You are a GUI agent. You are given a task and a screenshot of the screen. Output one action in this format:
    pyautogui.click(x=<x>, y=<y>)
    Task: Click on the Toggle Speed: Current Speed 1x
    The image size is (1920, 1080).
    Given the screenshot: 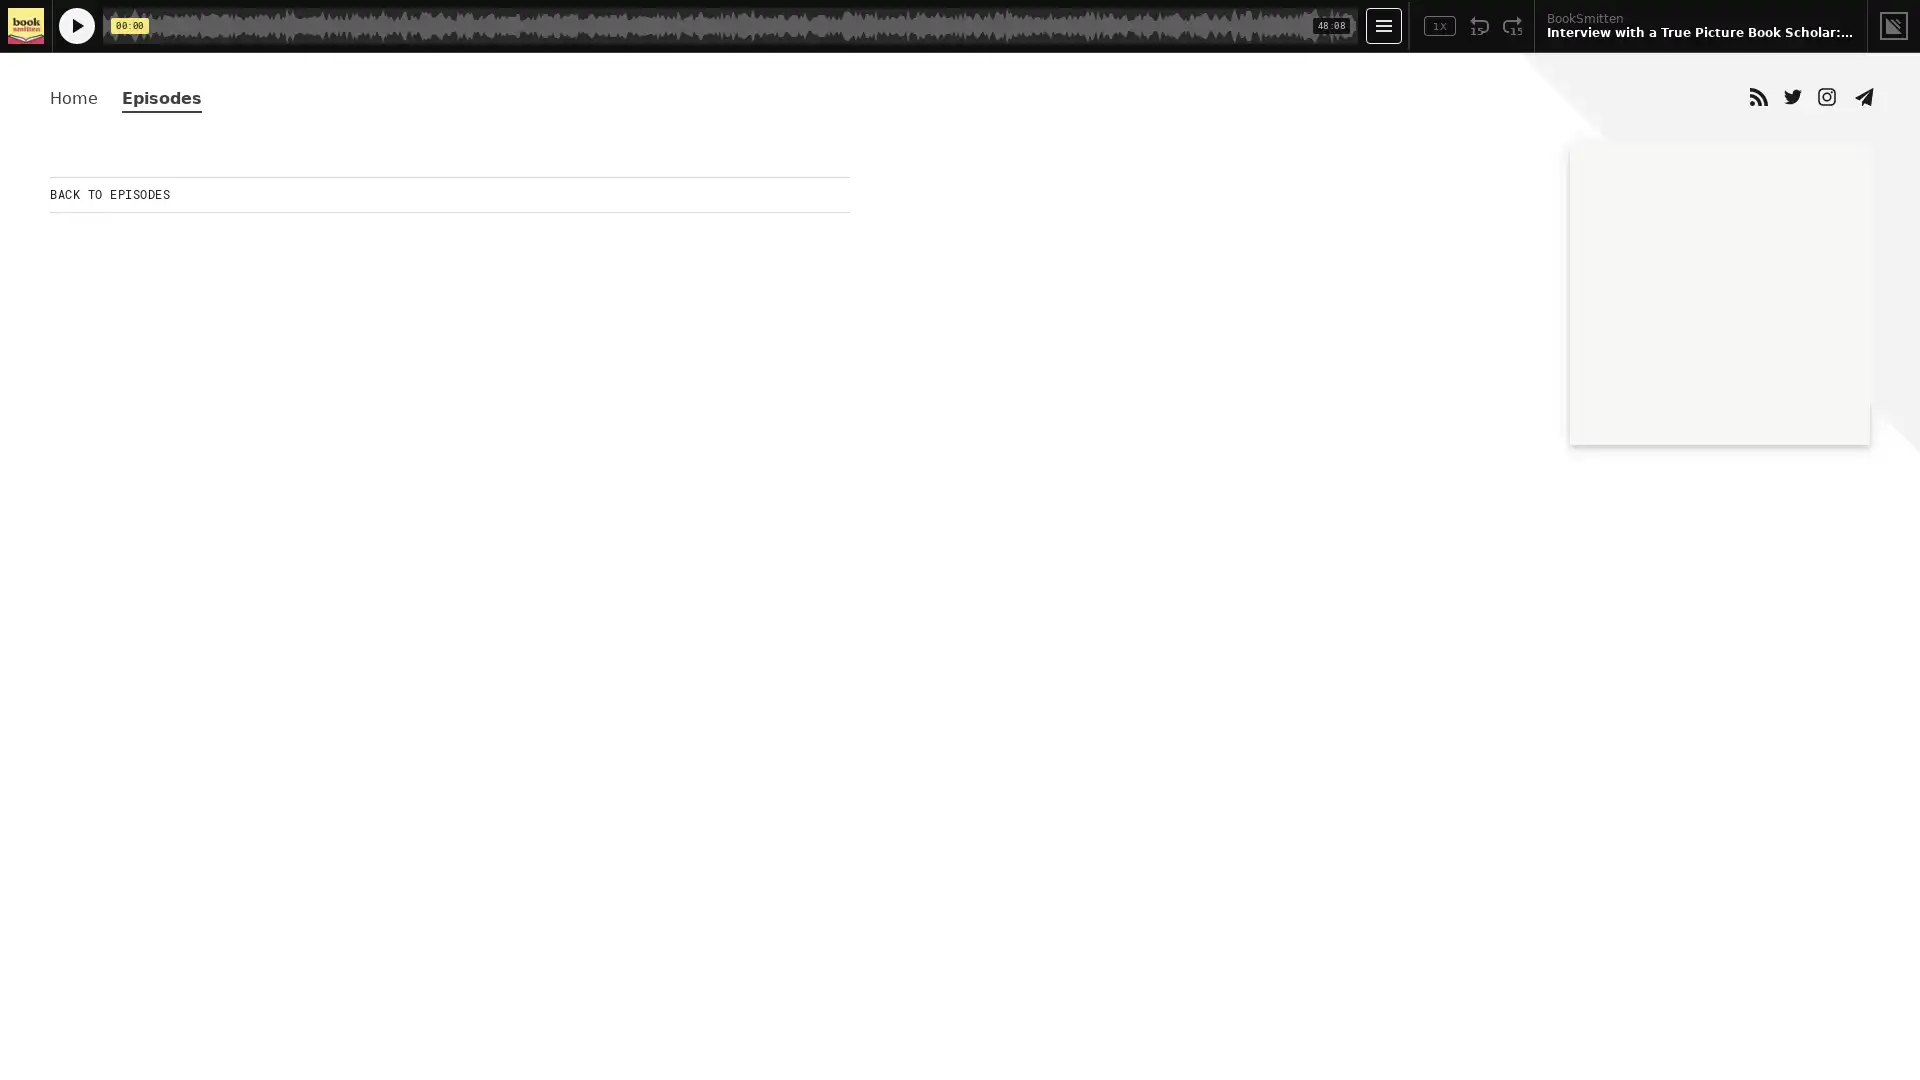 What is the action you would take?
    pyautogui.click(x=1440, y=26)
    